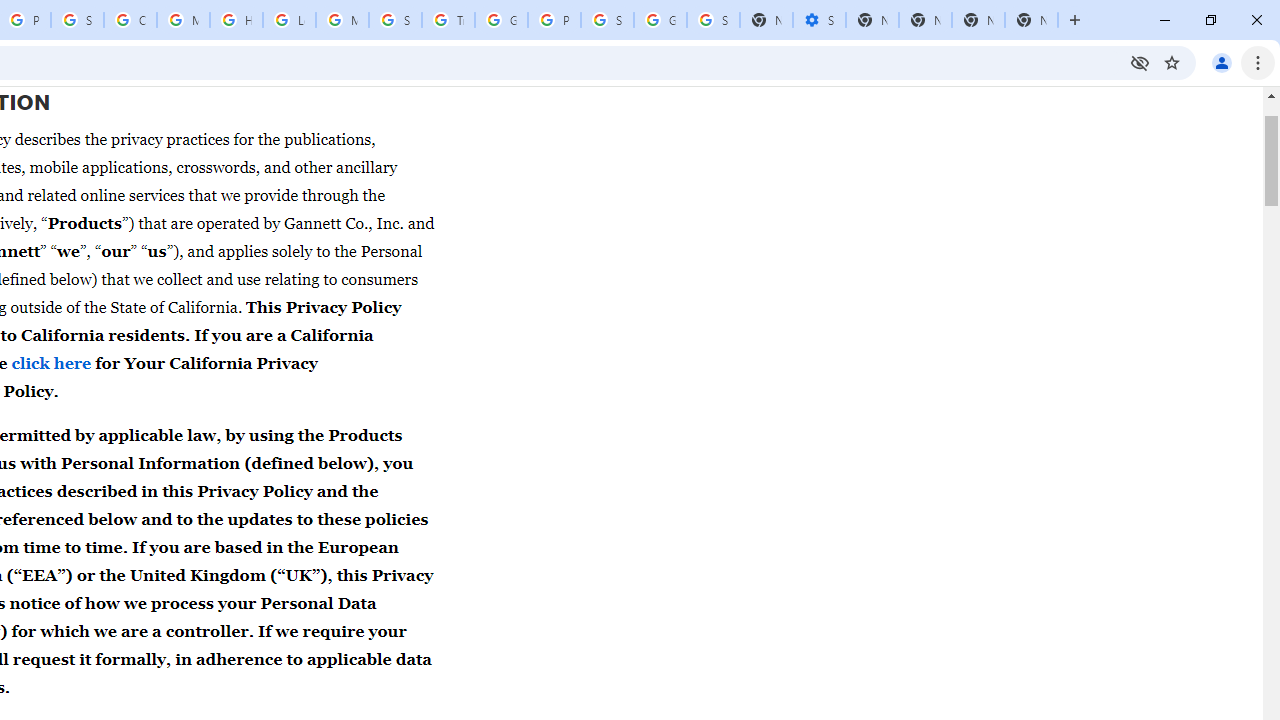  I want to click on 'Settings - Performance', so click(819, 20).